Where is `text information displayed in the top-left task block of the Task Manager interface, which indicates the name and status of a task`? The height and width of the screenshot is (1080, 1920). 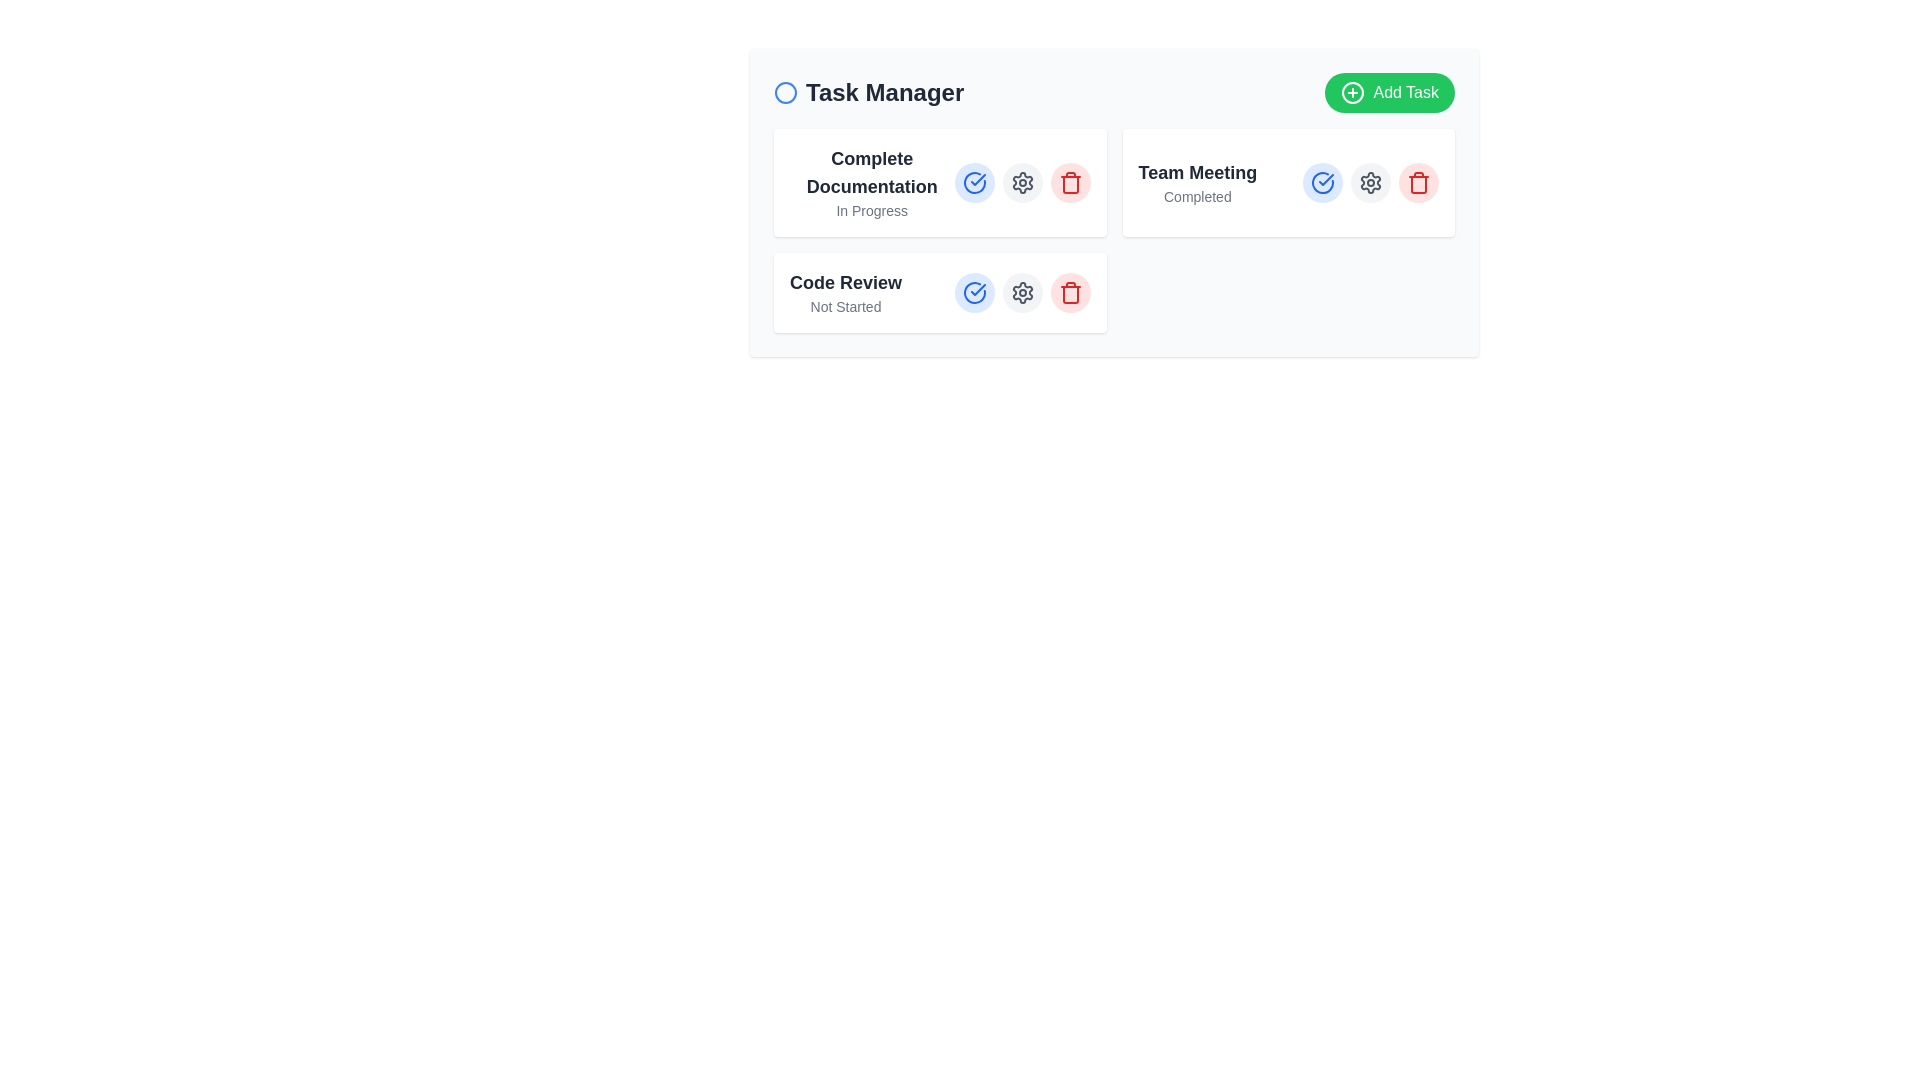
text information displayed in the top-left task block of the Task Manager interface, which indicates the name and status of a task is located at coordinates (872, 182).